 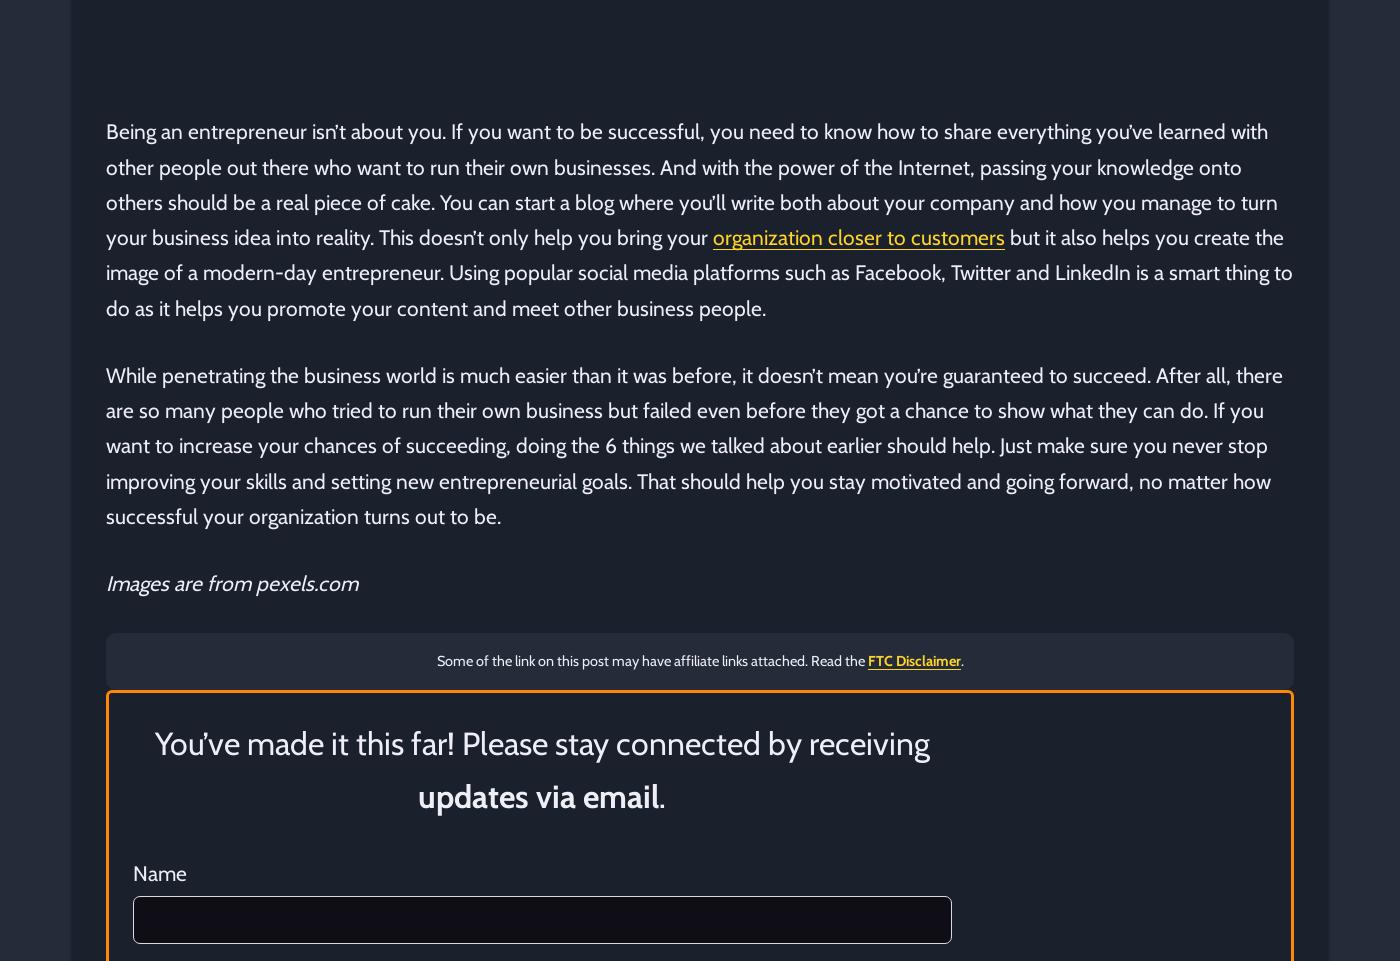 I want to click on 'organization closer to customers', so click(x=712, y=236).